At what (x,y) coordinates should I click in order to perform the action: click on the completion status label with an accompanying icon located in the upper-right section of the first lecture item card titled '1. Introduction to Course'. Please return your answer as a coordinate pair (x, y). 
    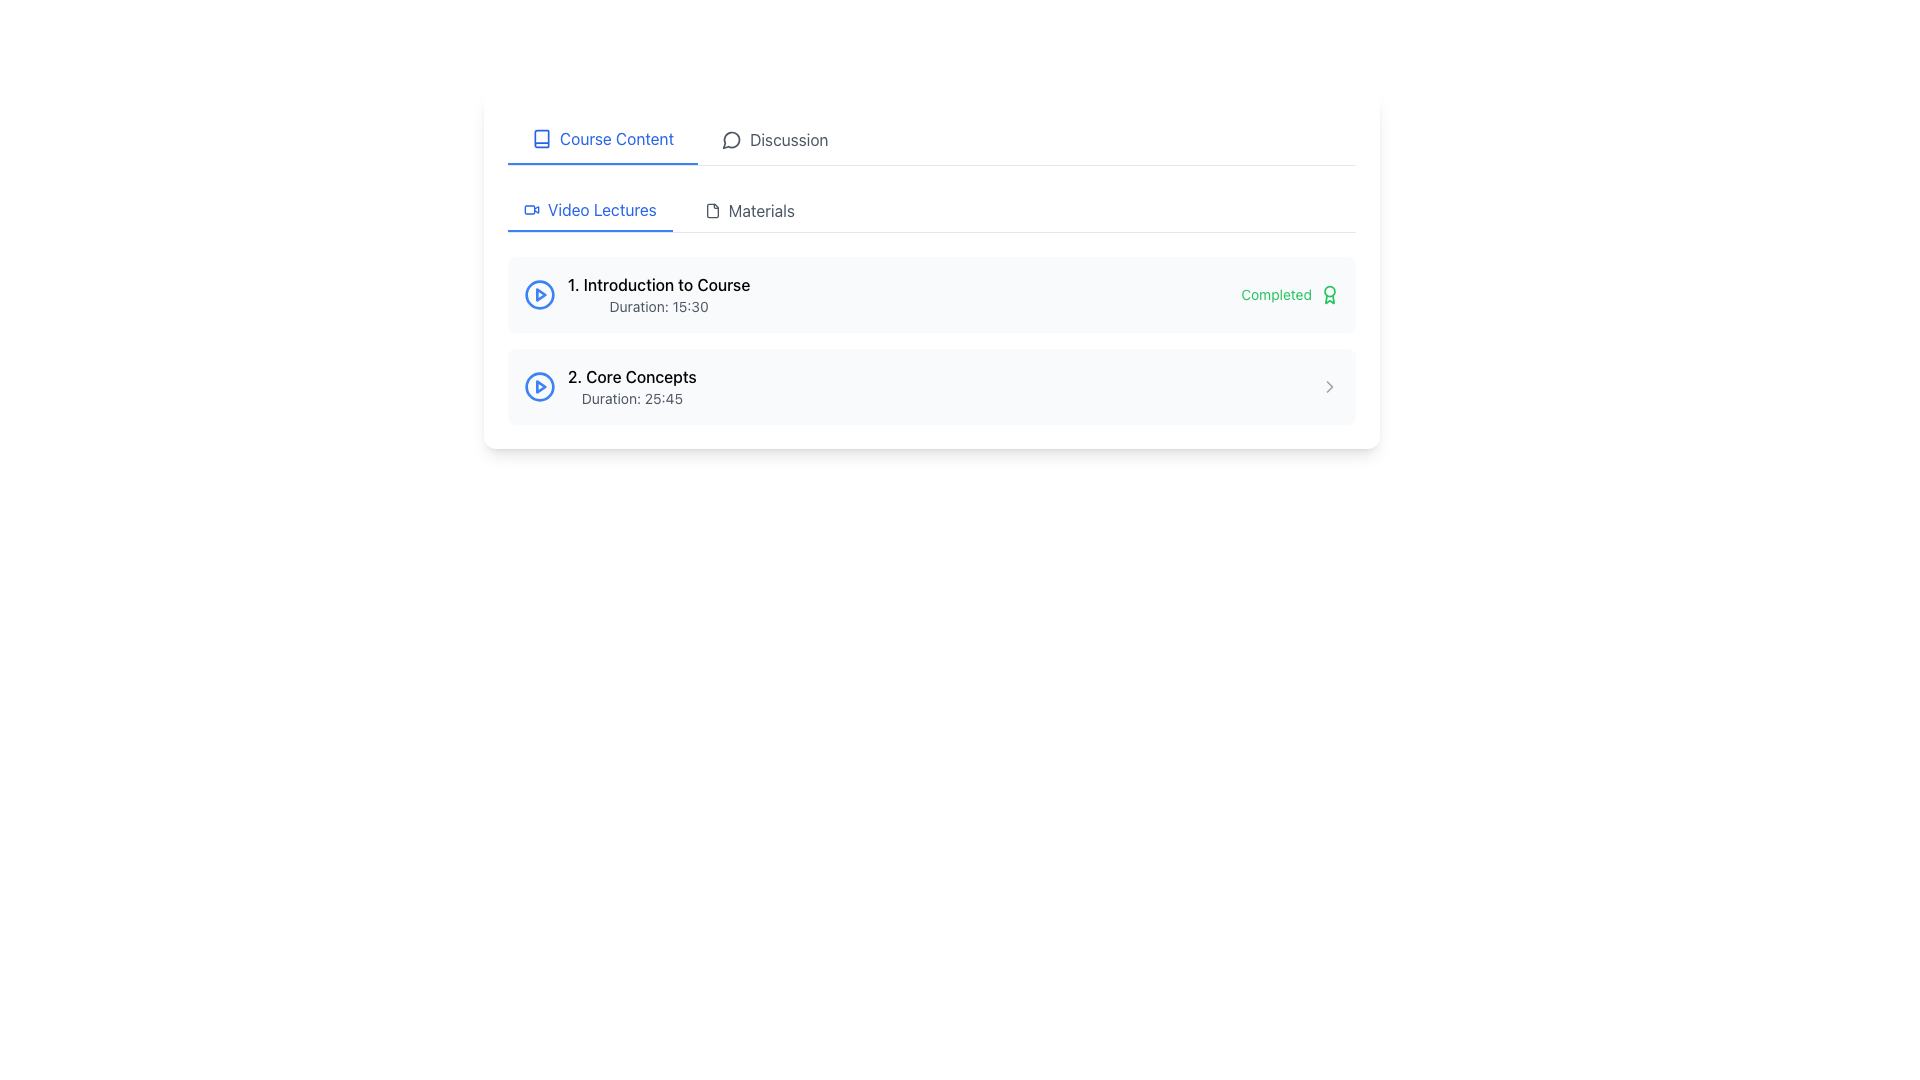
    Looking at the image, I should click on (1290, 294).